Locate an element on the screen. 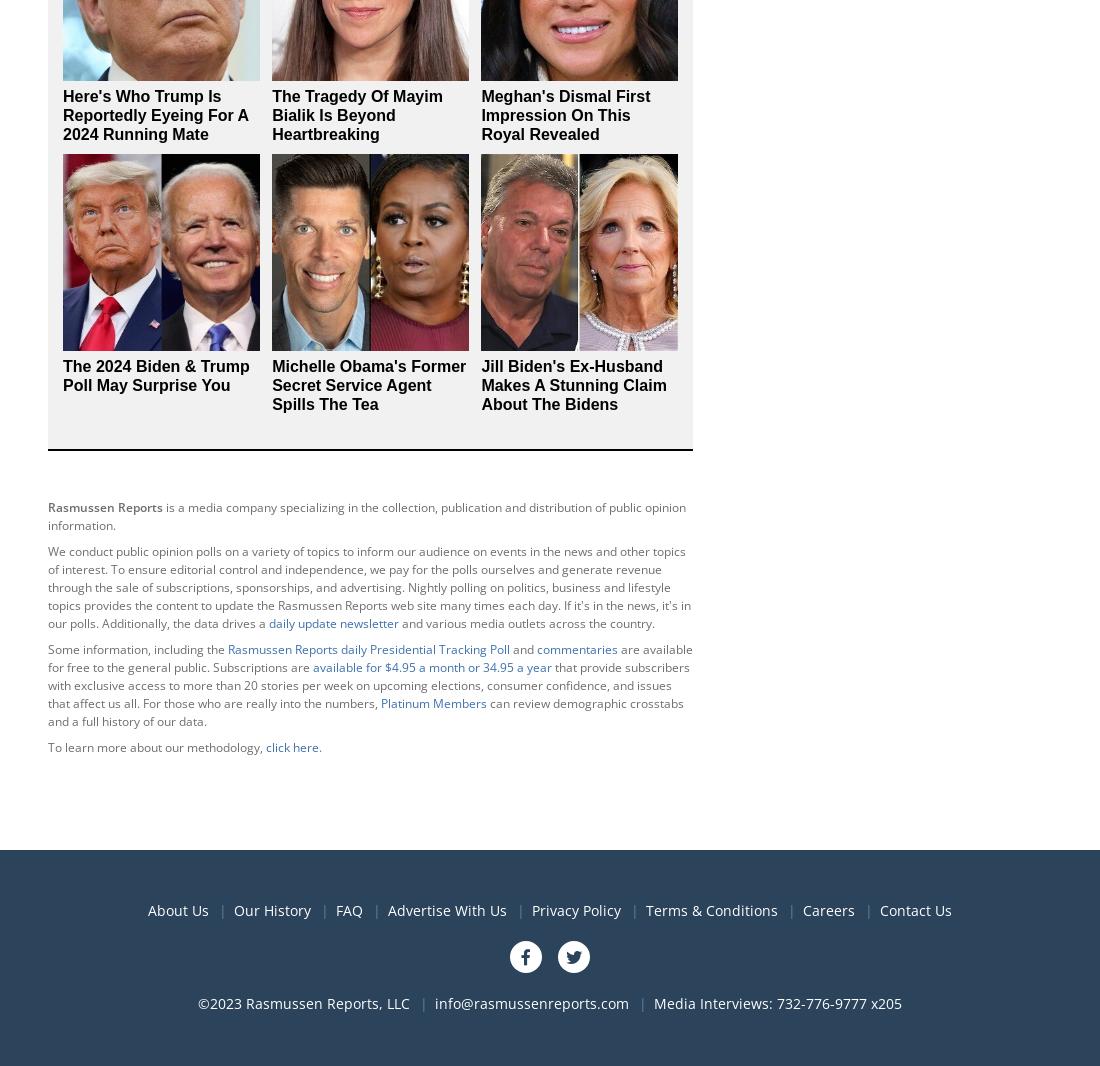 The width and height of the screenshot is (1100, 1066). 'FAQ' is located at coordinates (349, 909).